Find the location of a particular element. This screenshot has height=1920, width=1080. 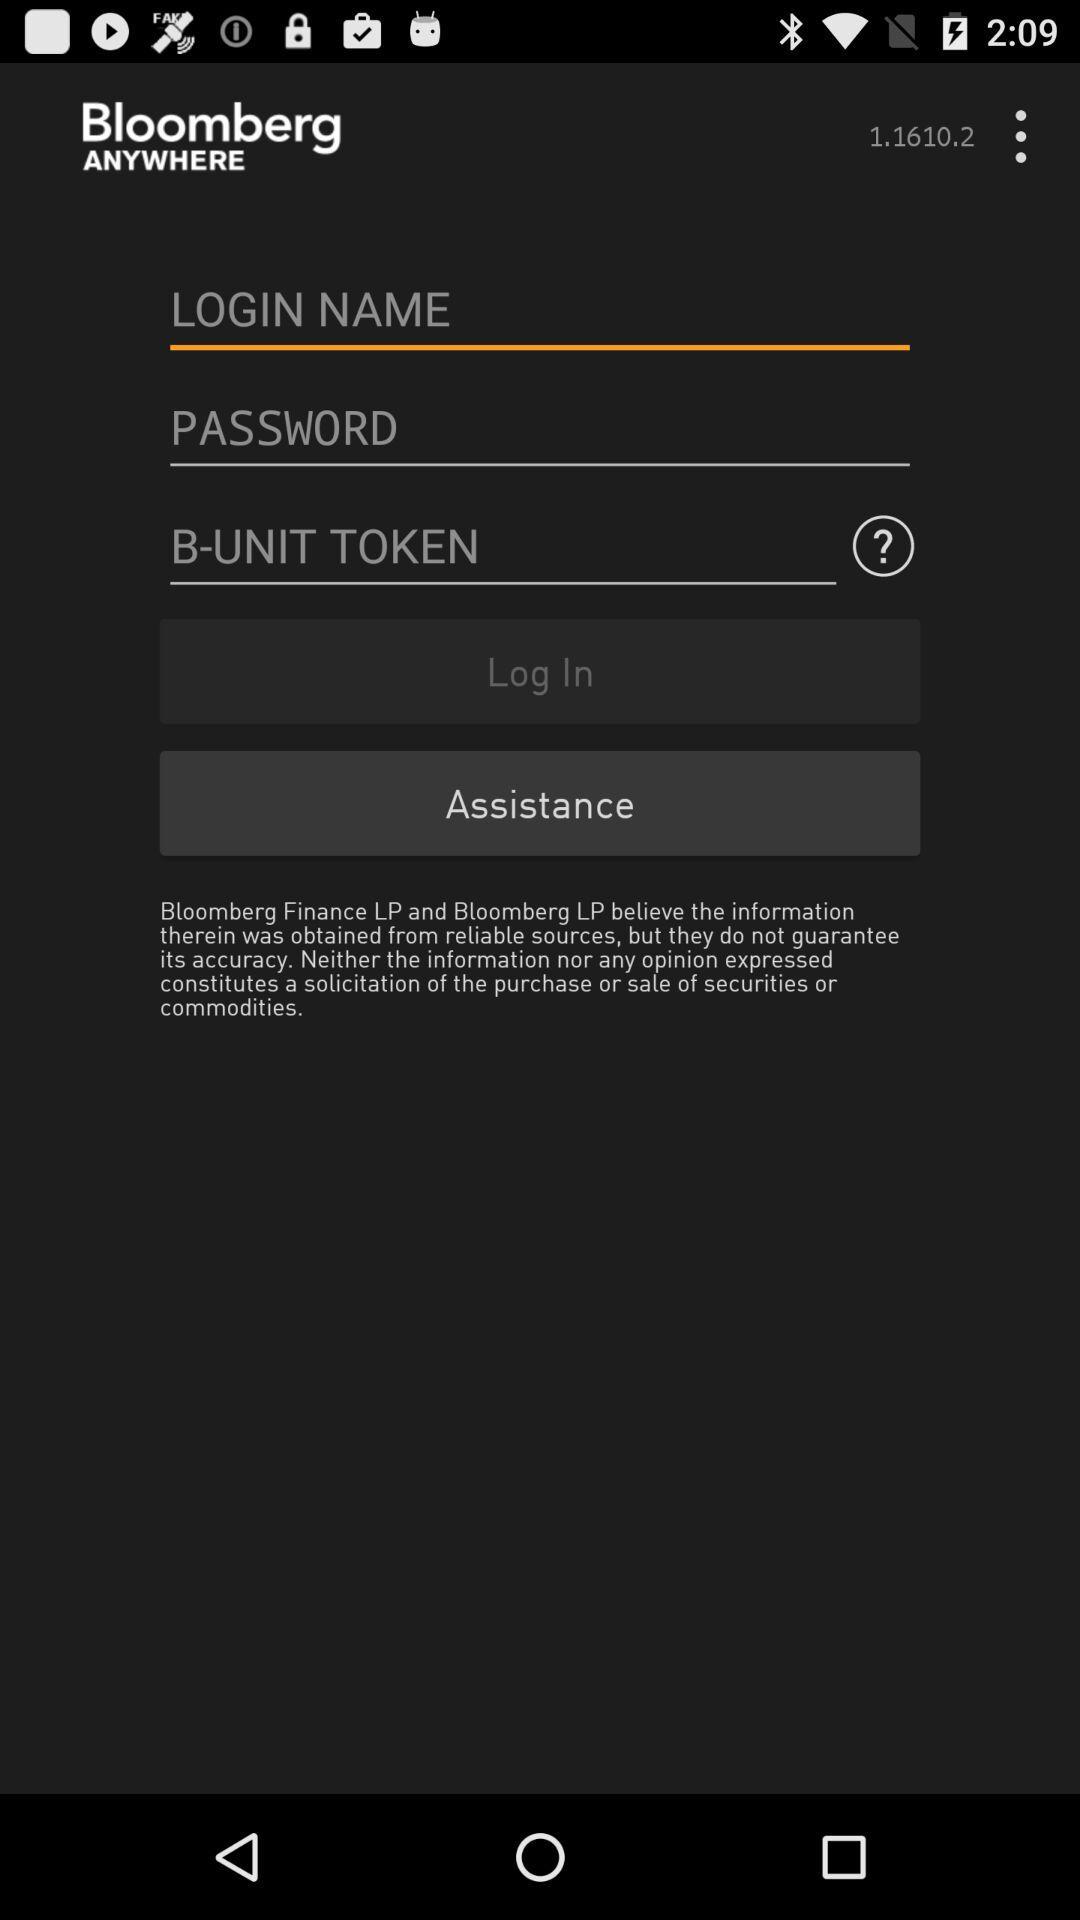

log in icon is located at coordinates (540, 671).